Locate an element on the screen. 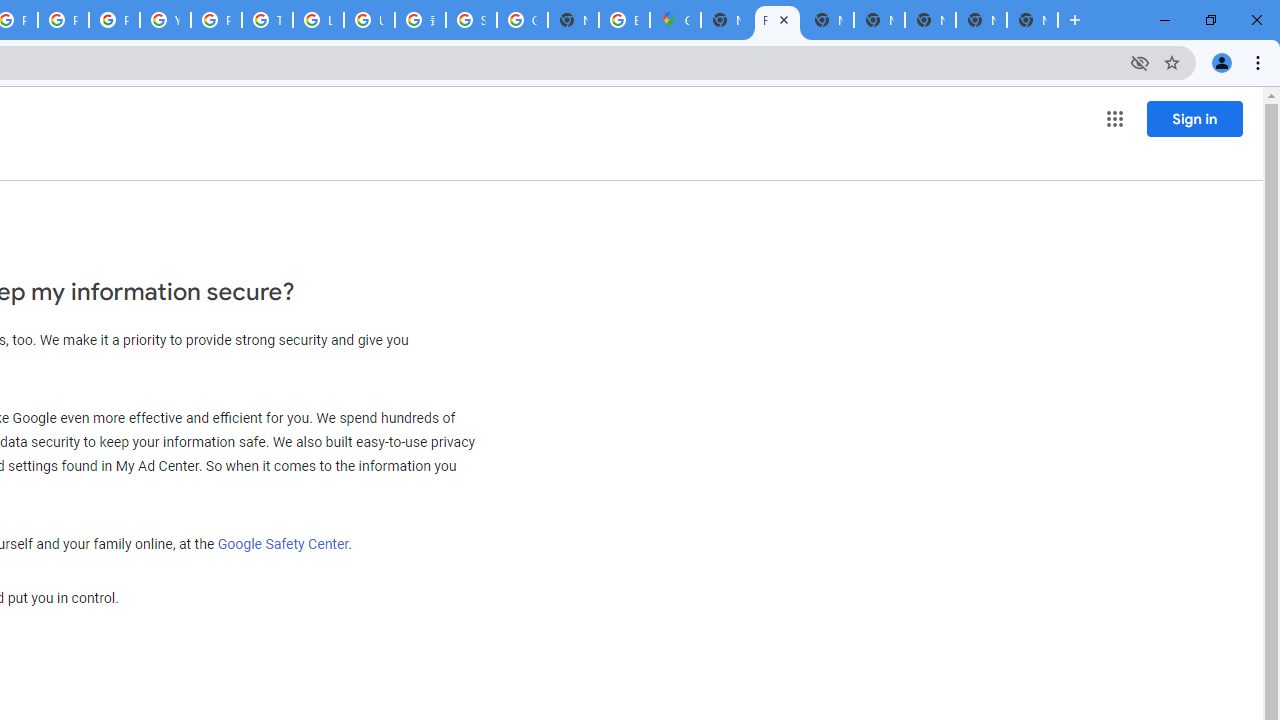 This screenshot has height=720, width=1280. 'Tips & tricks for Chrome - Google Chrome Help' is located at coordinates (266, 20).